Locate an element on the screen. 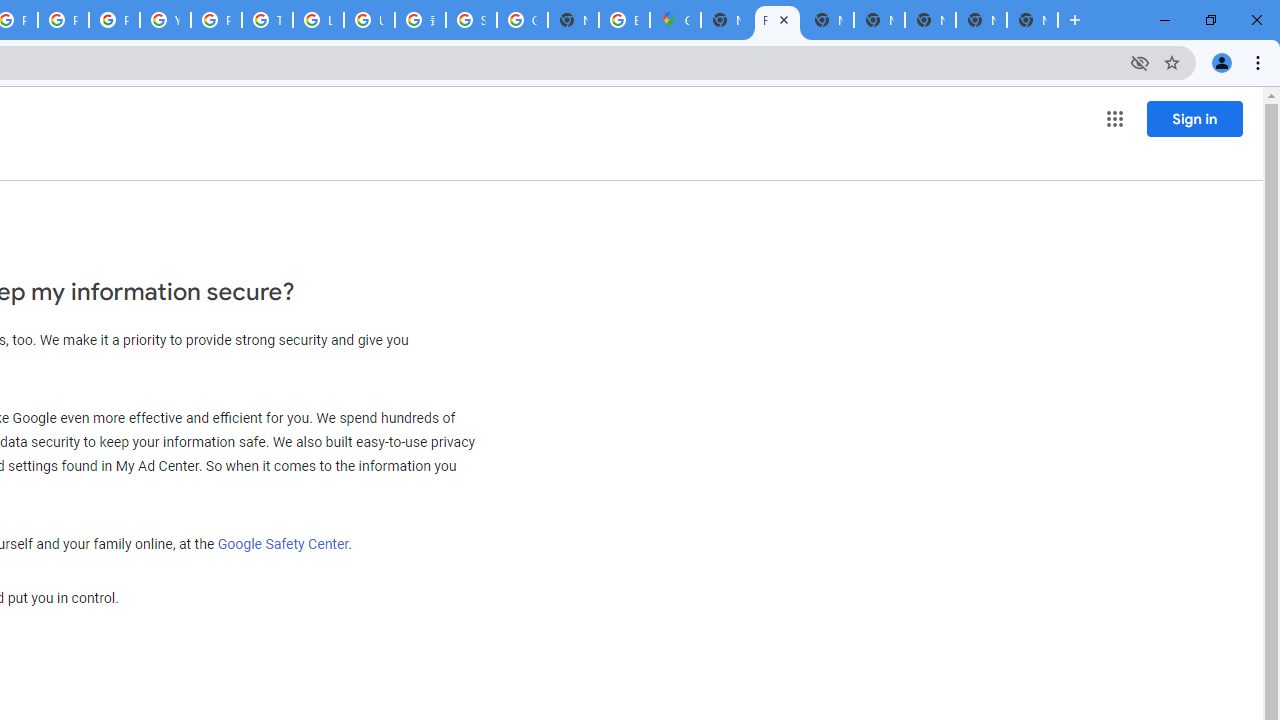 This screenshot has height=720, width=1280. 'Tips & tricks for Chrome - Google Chrome Help' is located at coordinates (266, 20).